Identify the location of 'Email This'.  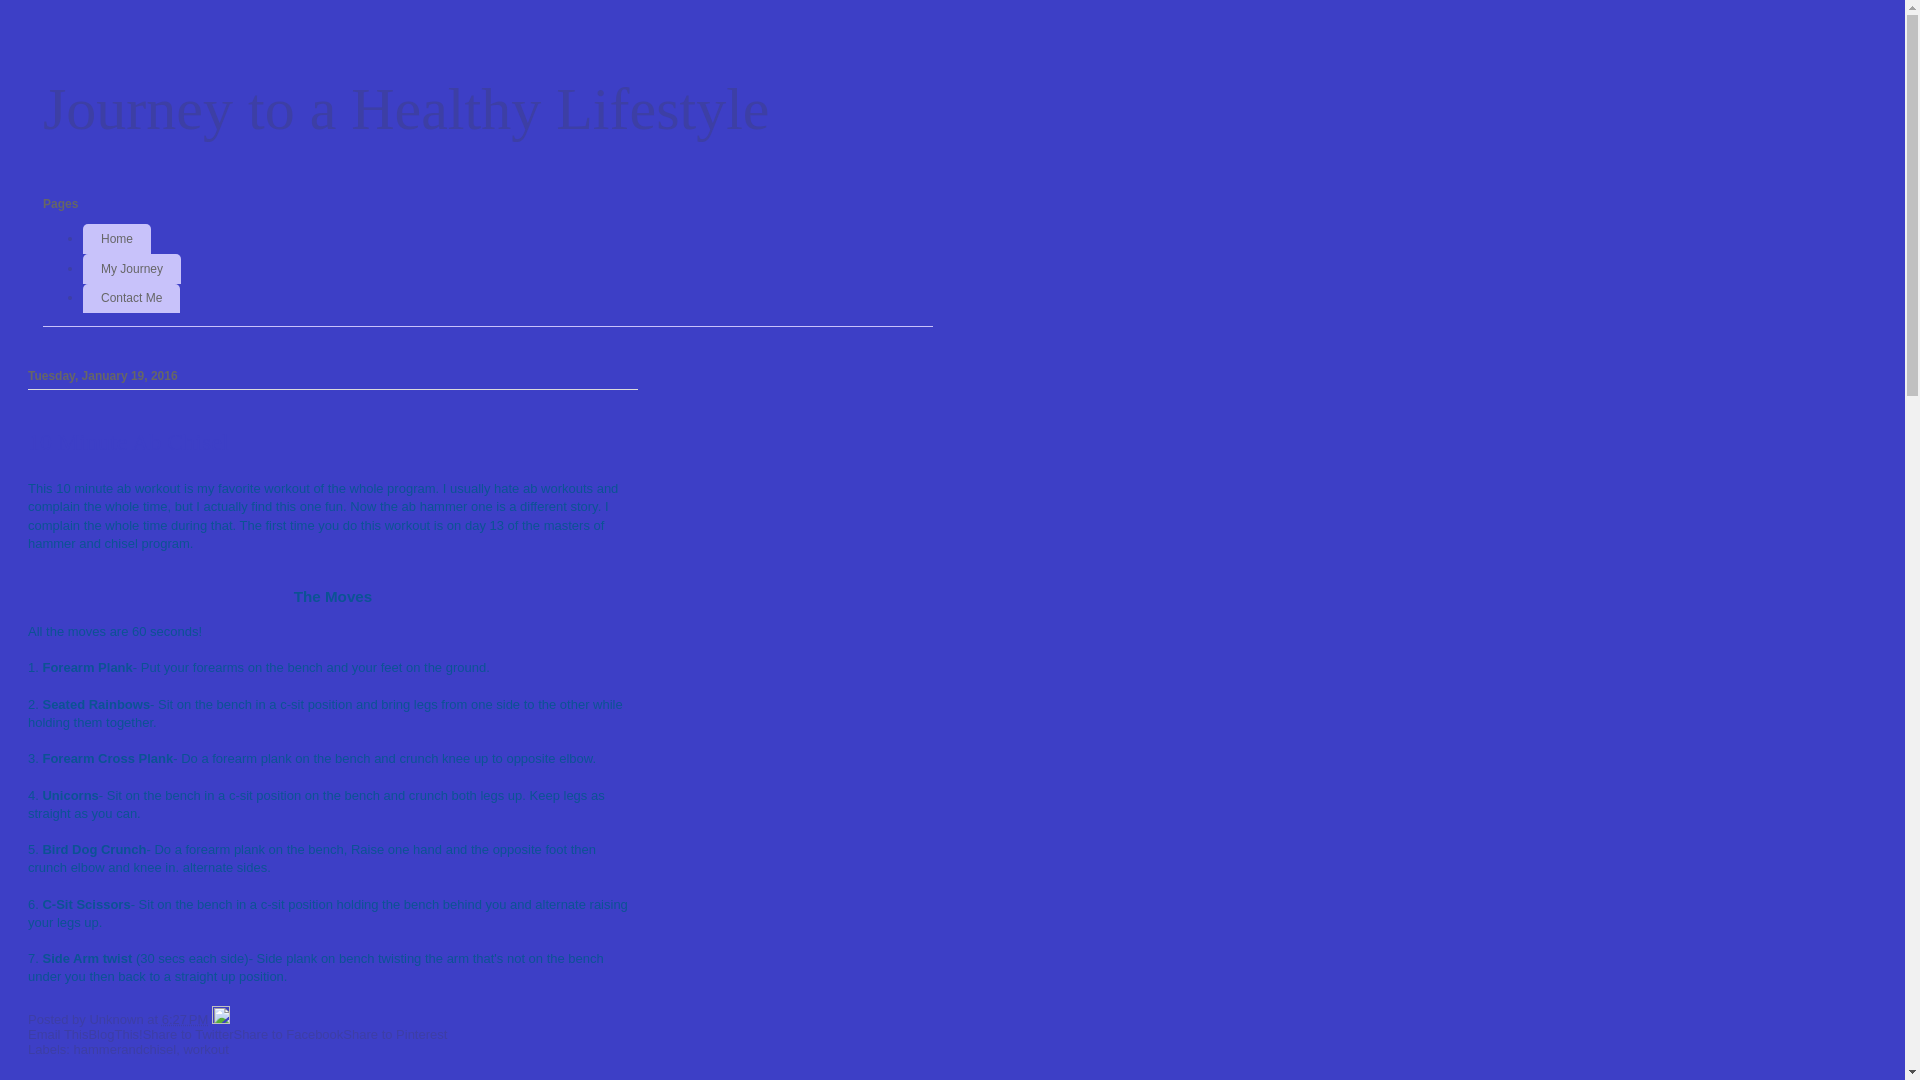
(28, 1034).